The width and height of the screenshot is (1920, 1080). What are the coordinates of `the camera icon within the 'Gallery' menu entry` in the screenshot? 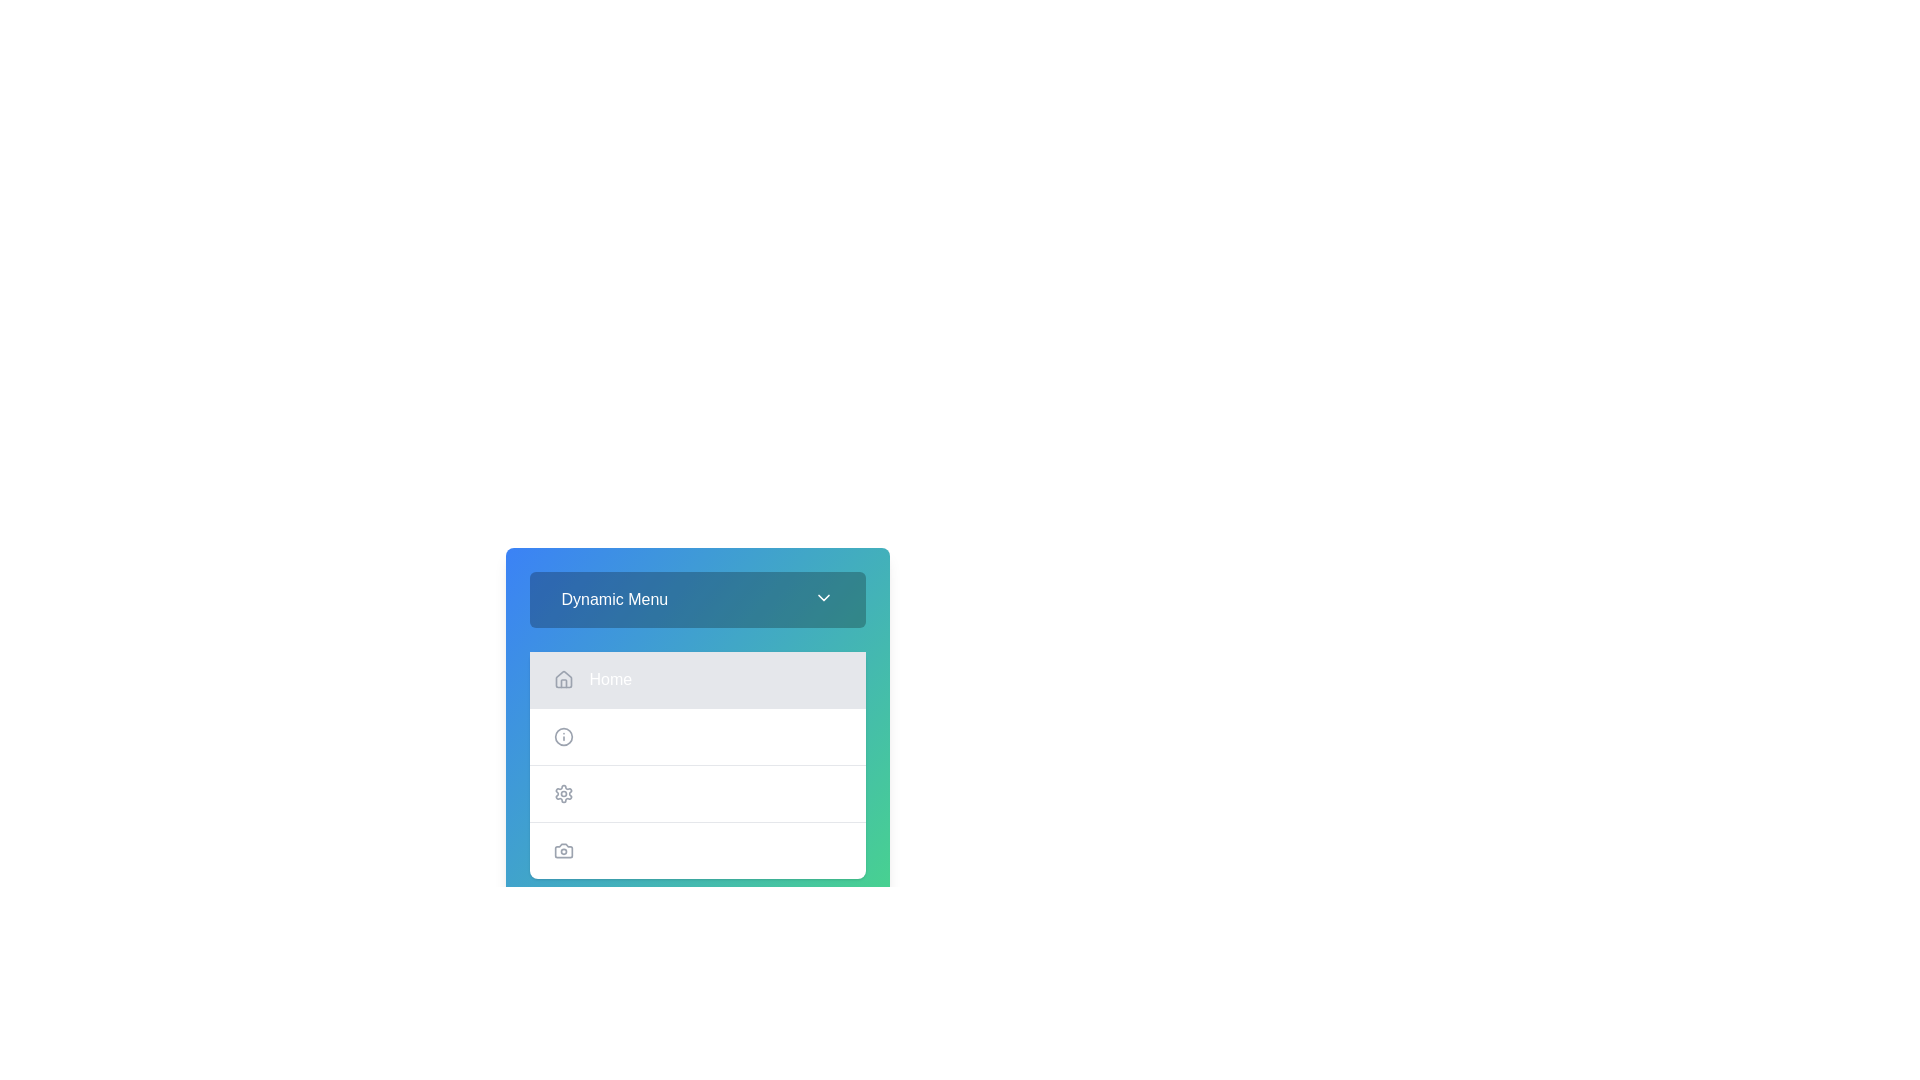 It's located at (562, 851).